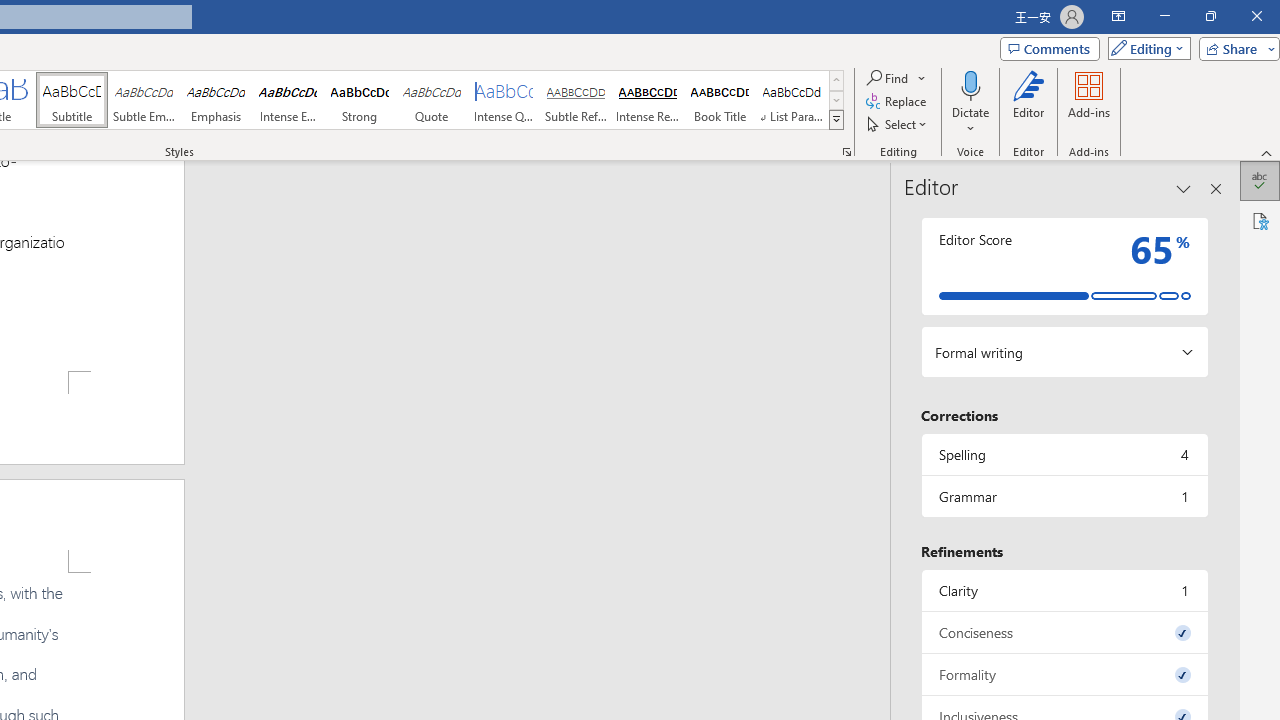  What do you see at coordinates (896, 101) in the screenshot?
I see `'Replace...'` at bounding box center [896, 101].